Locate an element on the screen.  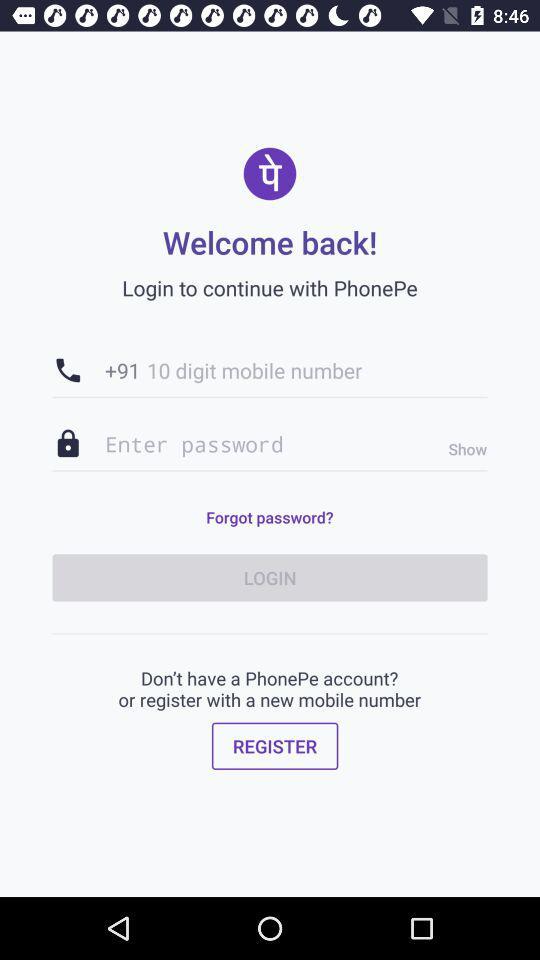
forgot password? item is located at coordinates (269, 516).